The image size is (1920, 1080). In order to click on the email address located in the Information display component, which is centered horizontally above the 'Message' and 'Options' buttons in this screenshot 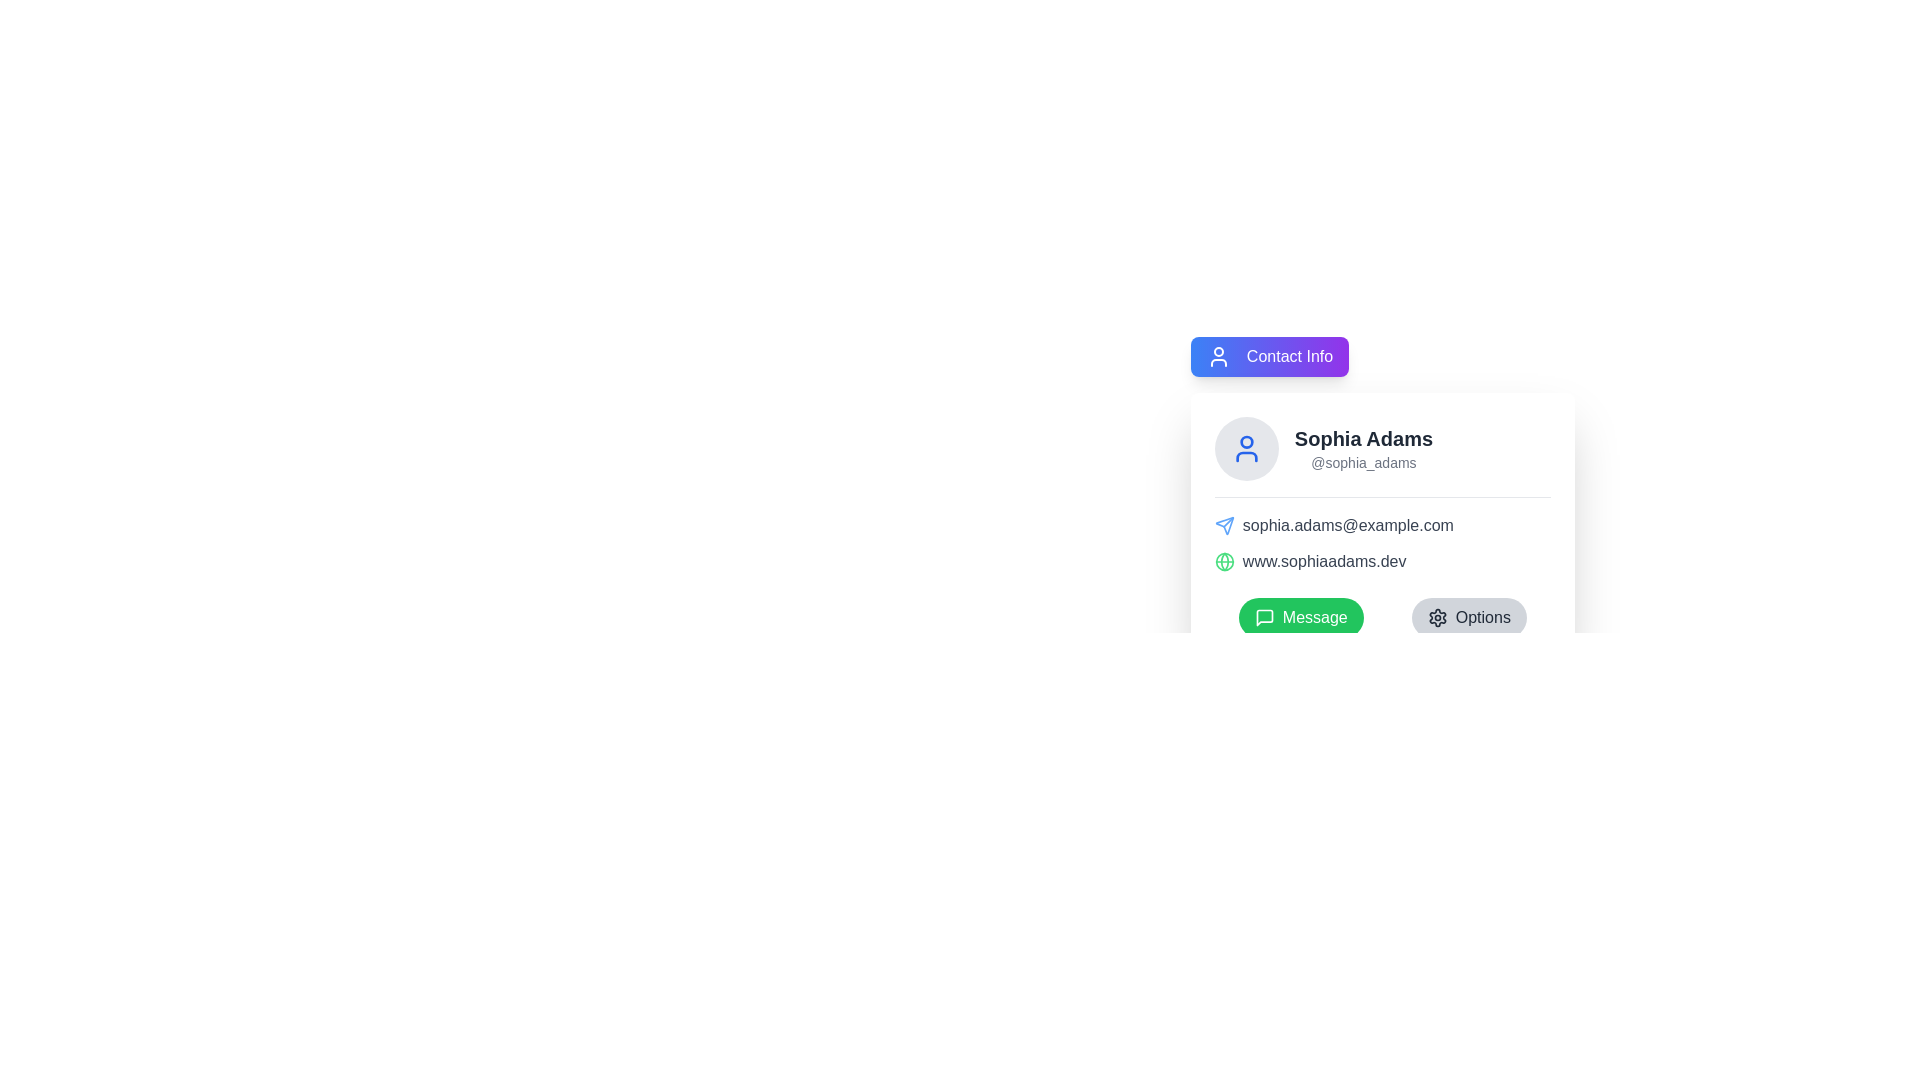, I will do `click(1381, 543)`.